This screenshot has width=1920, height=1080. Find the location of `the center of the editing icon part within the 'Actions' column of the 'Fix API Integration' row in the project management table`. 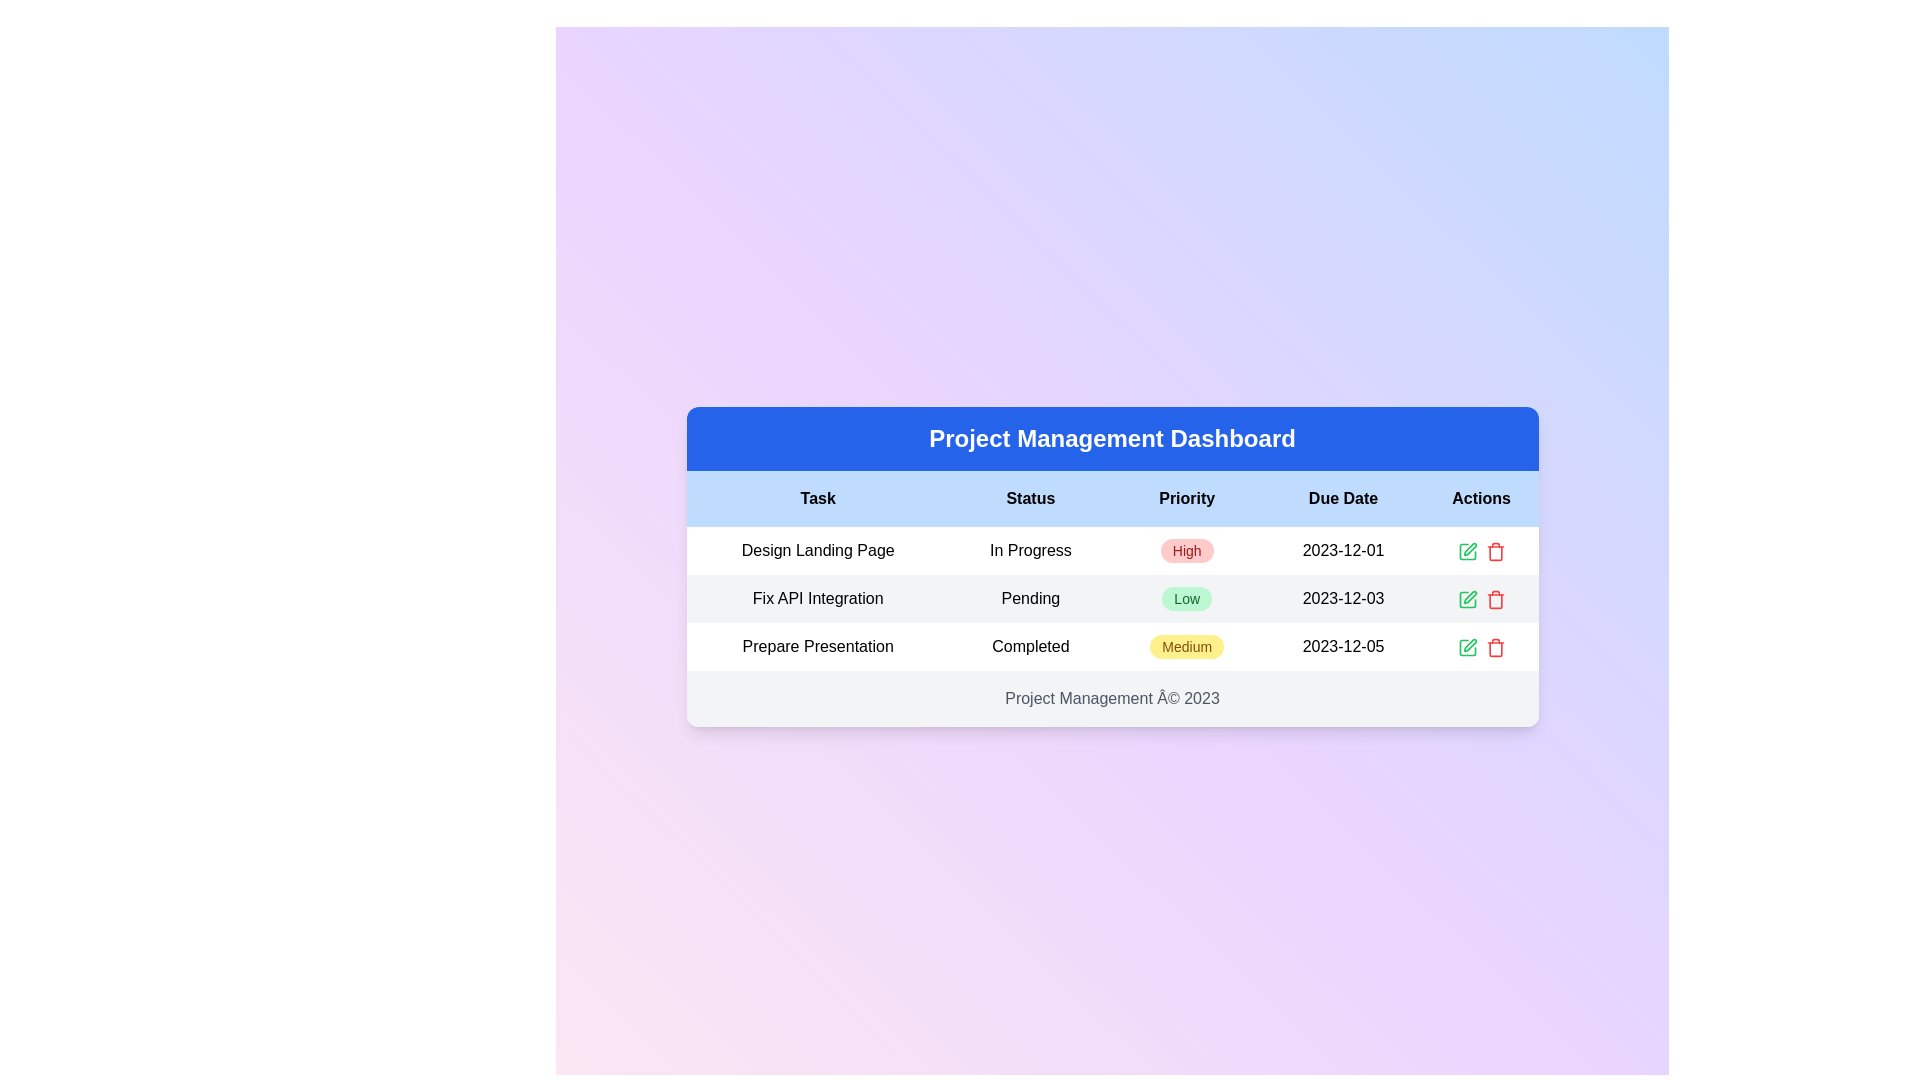

the center of the editing icon part within the 'Actions' column of the 'Fix API Integration' row in the project management table is located at coordinates (1467, 551).